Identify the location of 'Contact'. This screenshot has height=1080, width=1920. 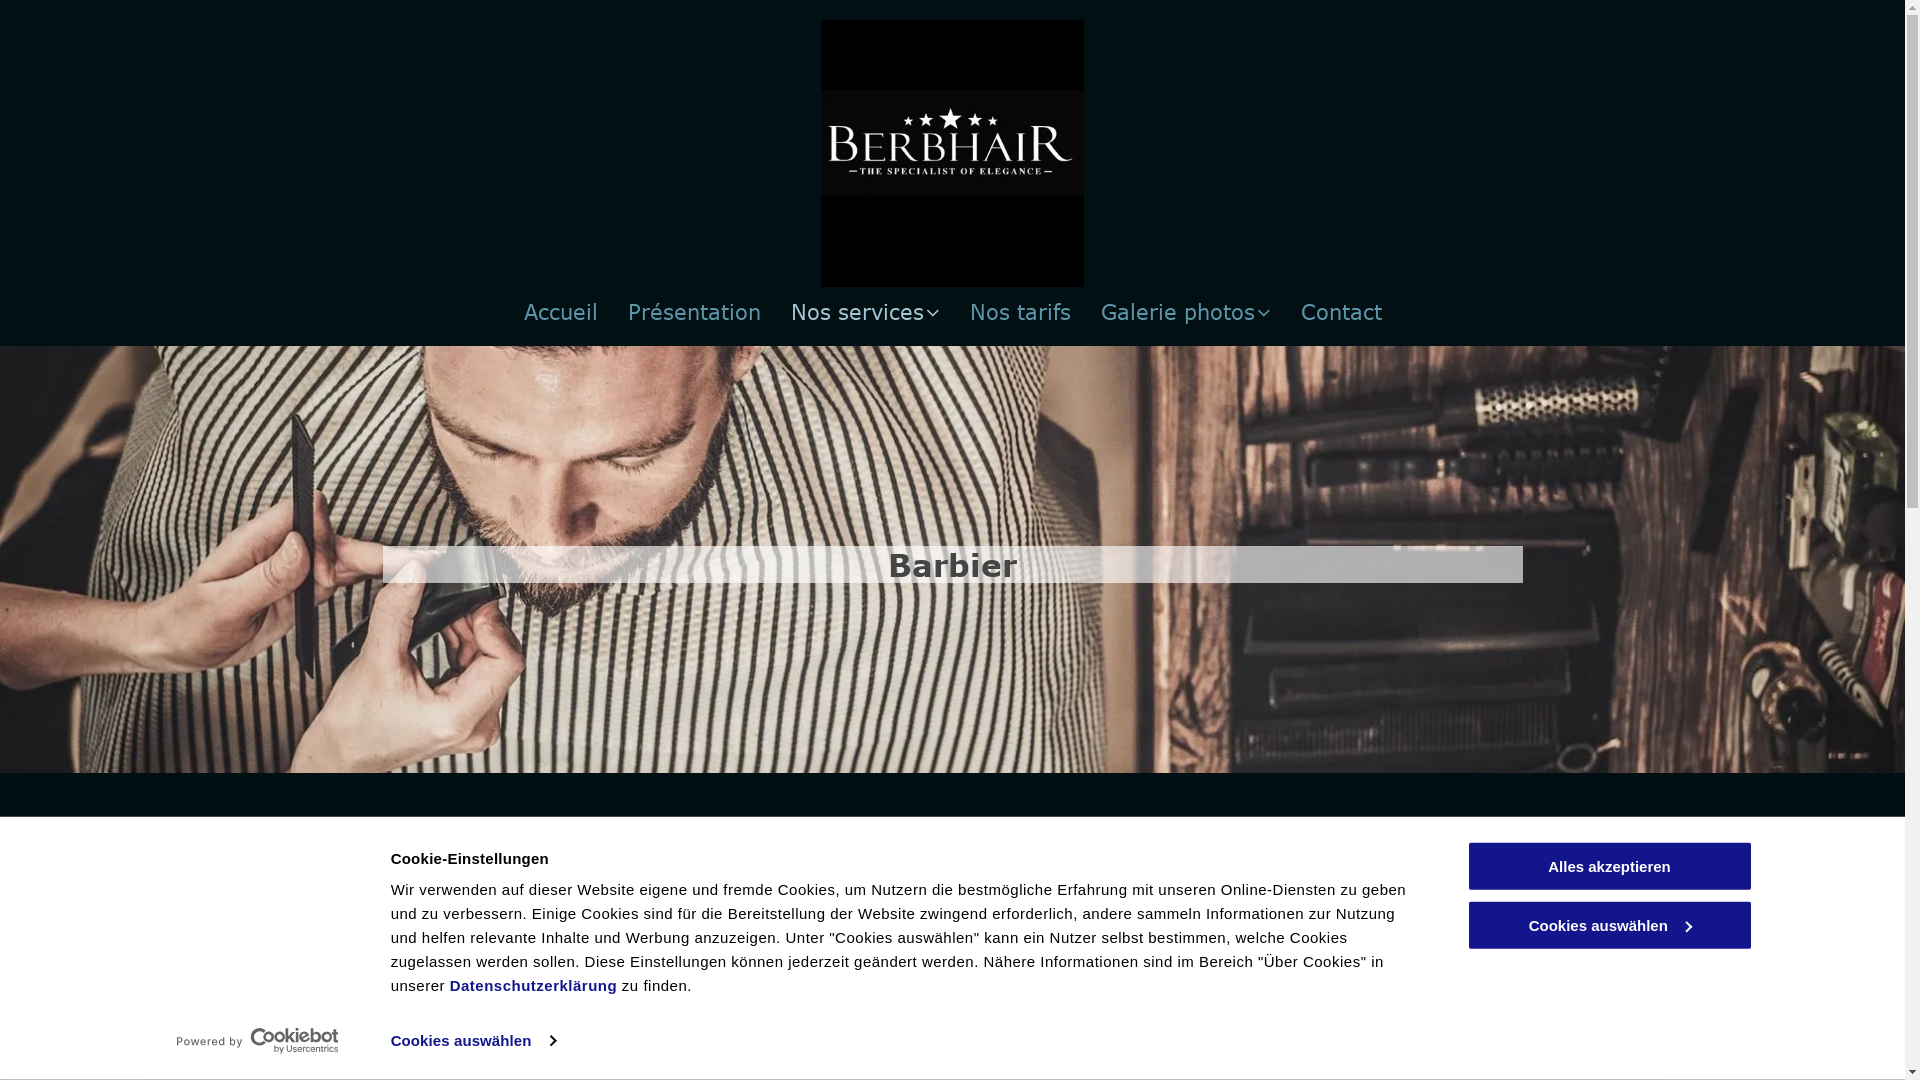
(1340, 311).